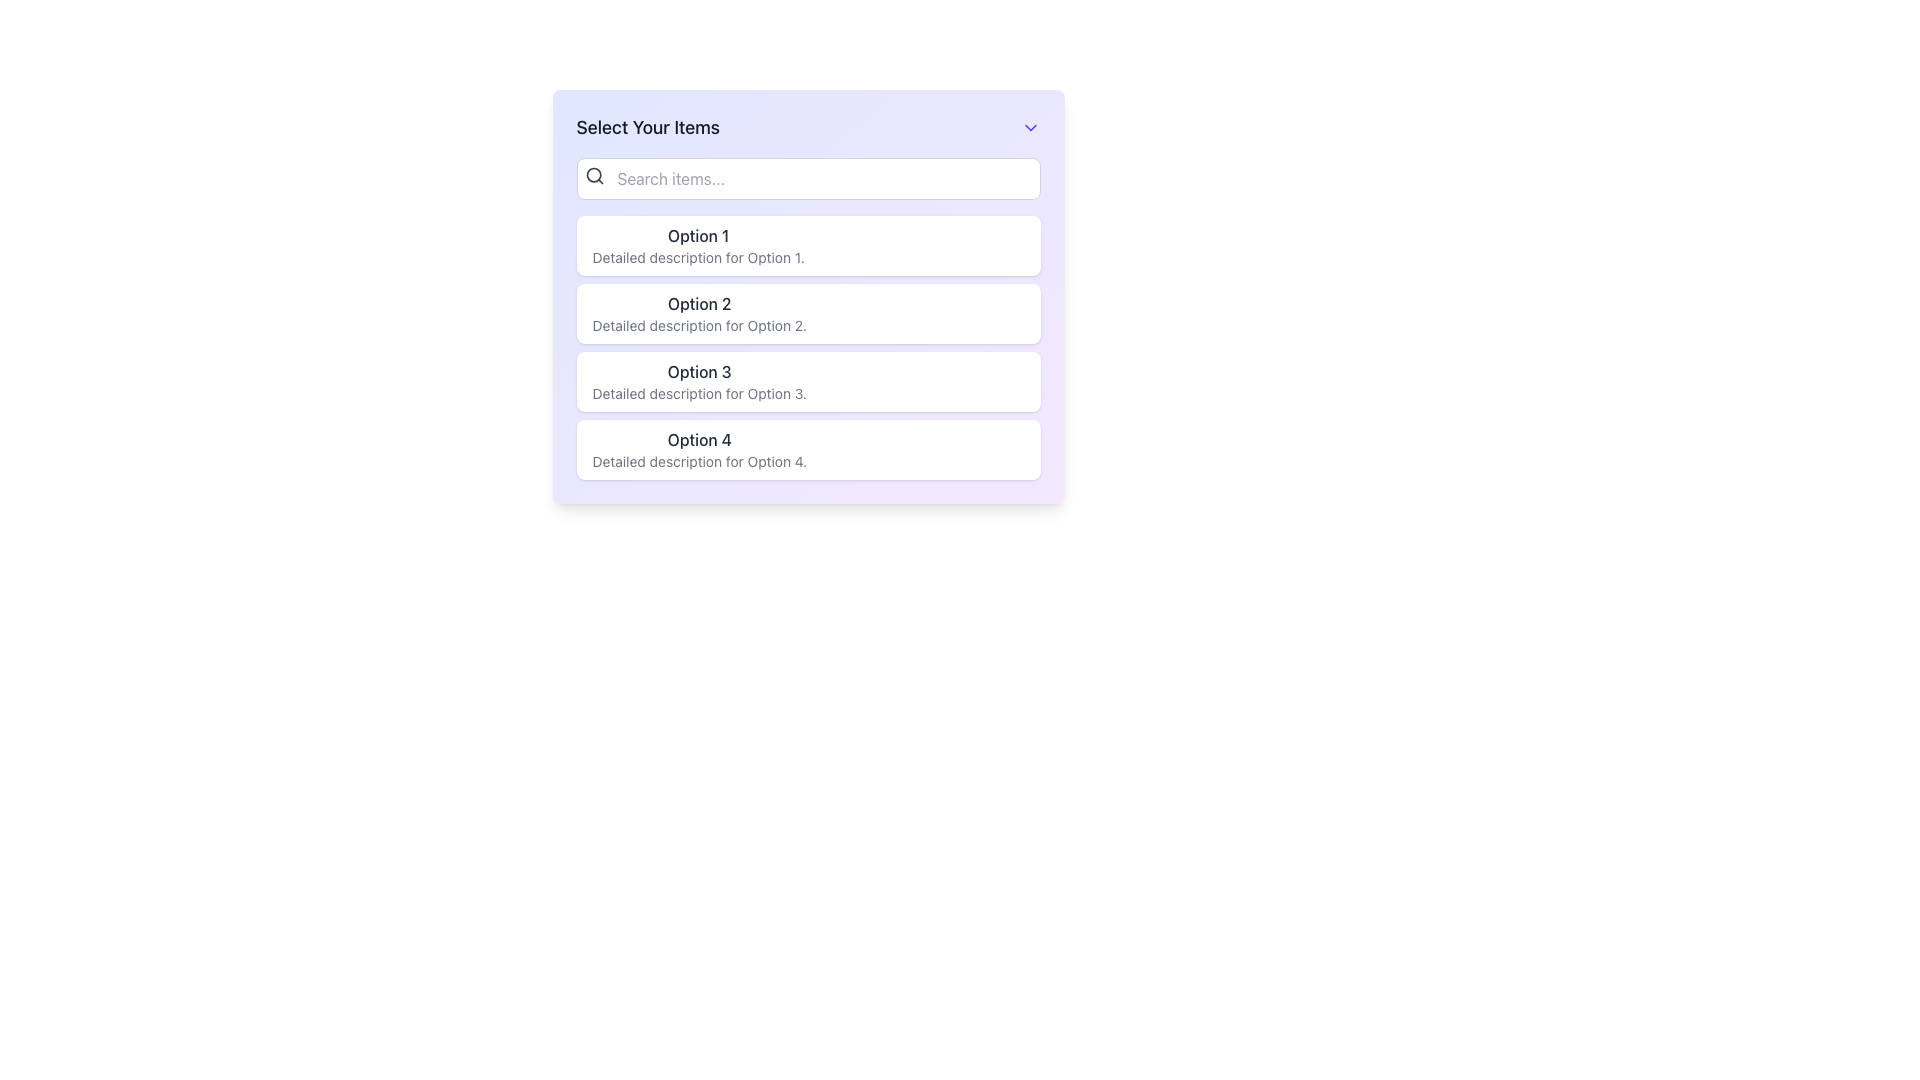 The width and height of the screenshot is (1920, 1080). Describe the element at coordinates (699, 313) in the screenshot. I see `content displayed in the second option text area, which shows 'Option 2' and its detailed description beneath it` at that location.